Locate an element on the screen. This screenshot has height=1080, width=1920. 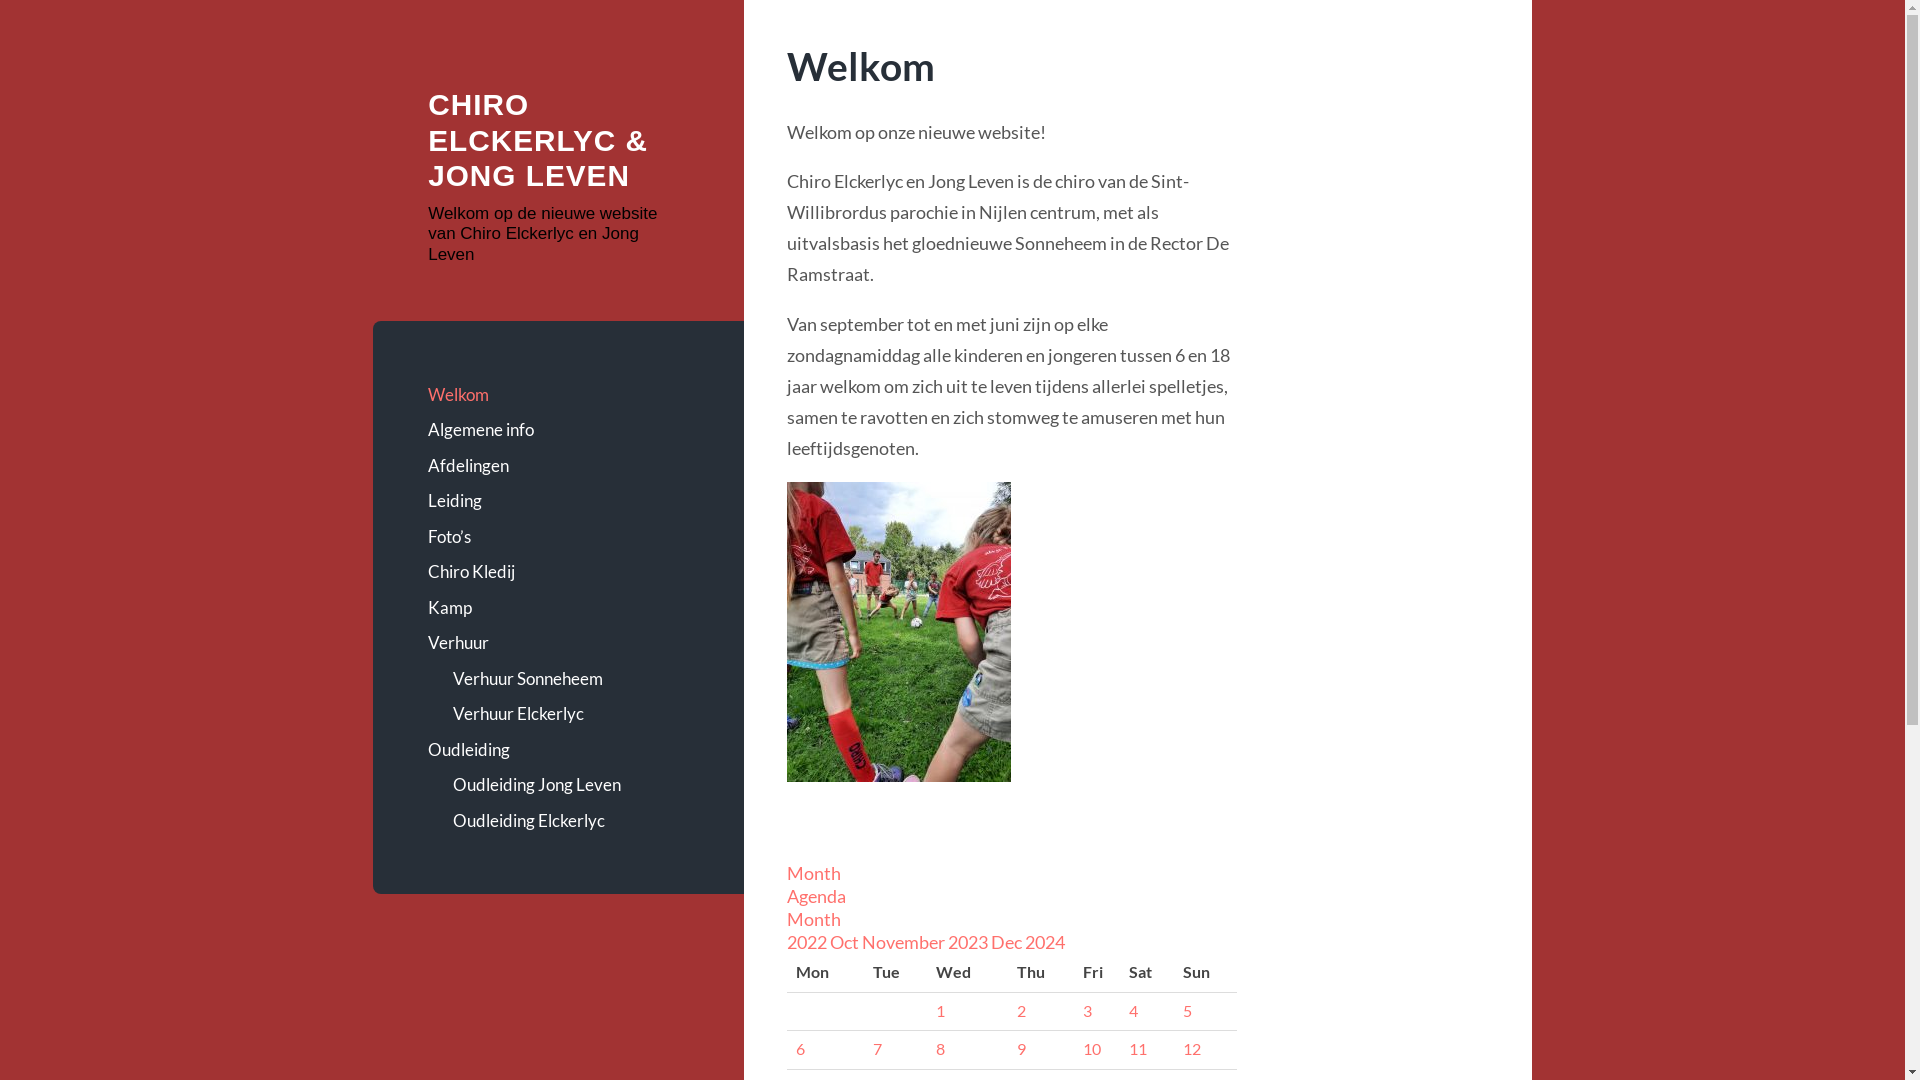
'Month' is located at coordinates (814, 871).